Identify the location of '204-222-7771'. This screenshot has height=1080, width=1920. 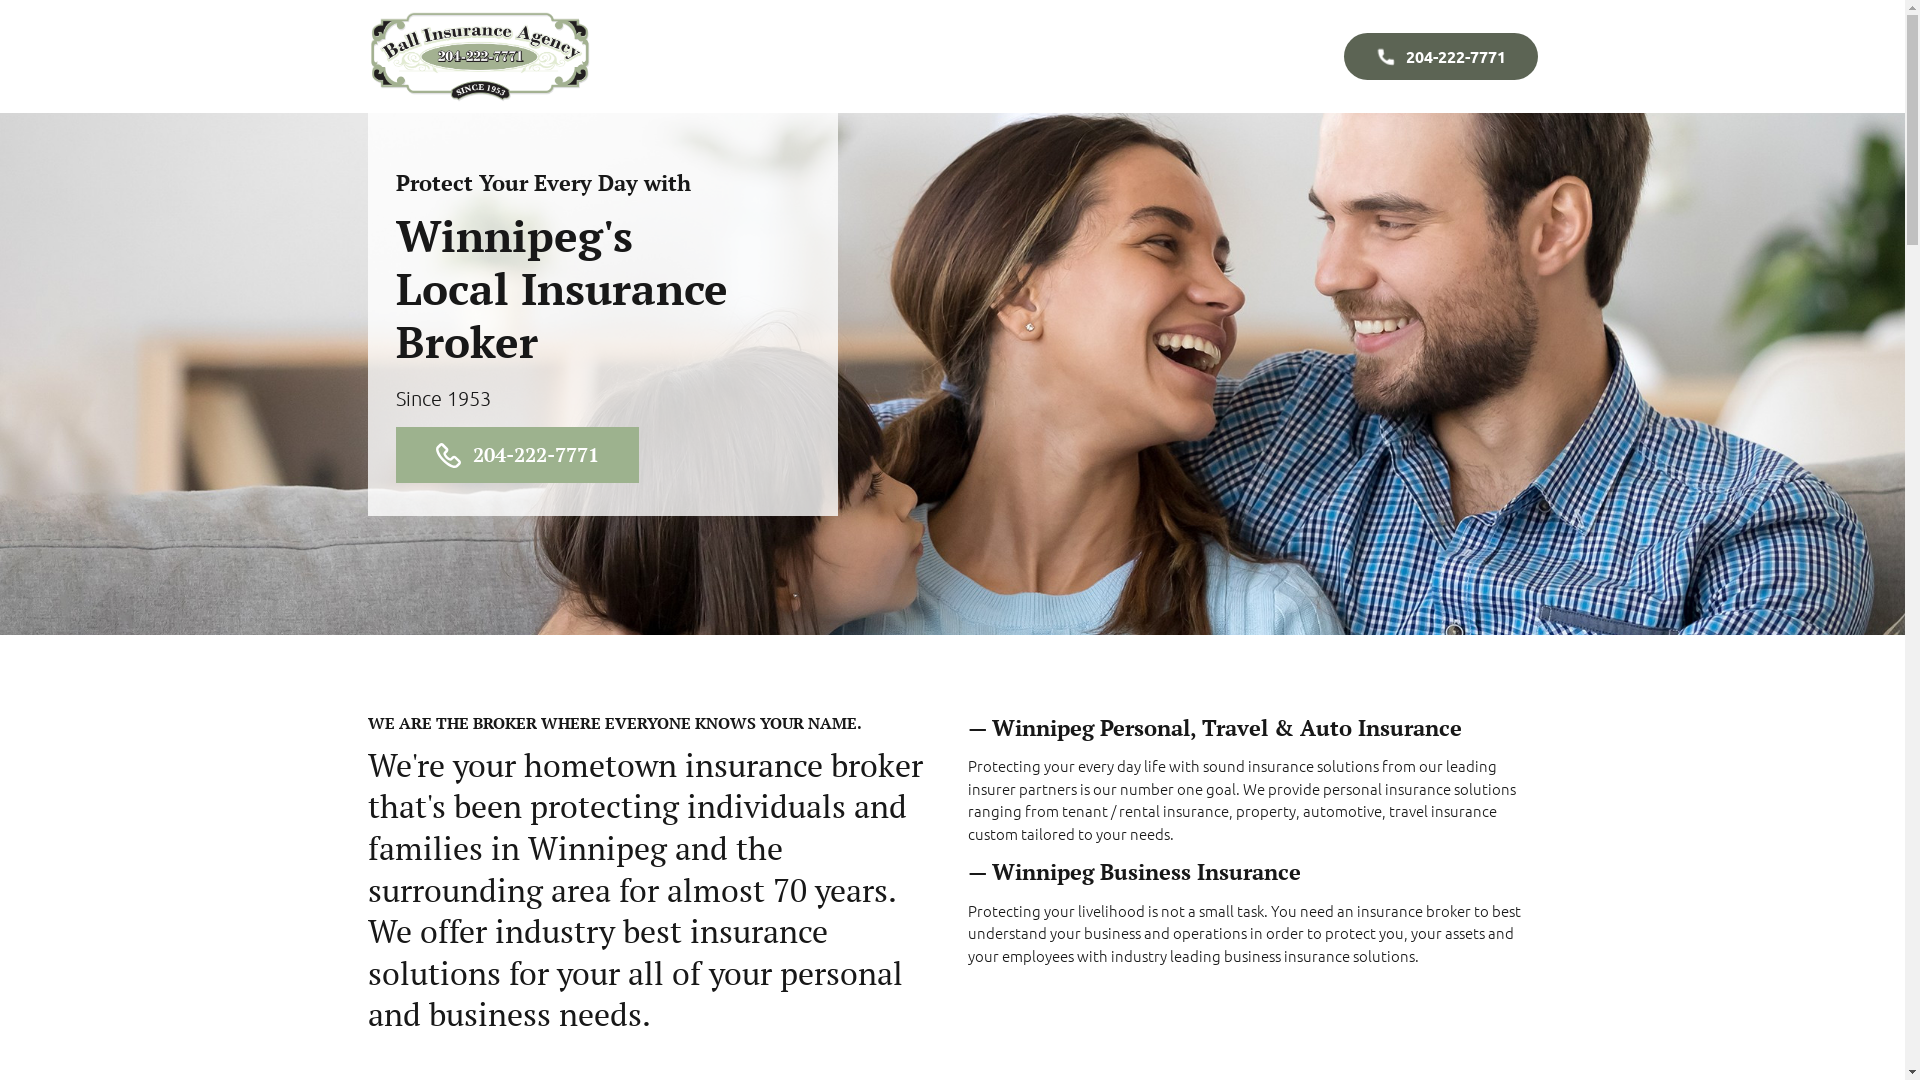
(1440, 55).